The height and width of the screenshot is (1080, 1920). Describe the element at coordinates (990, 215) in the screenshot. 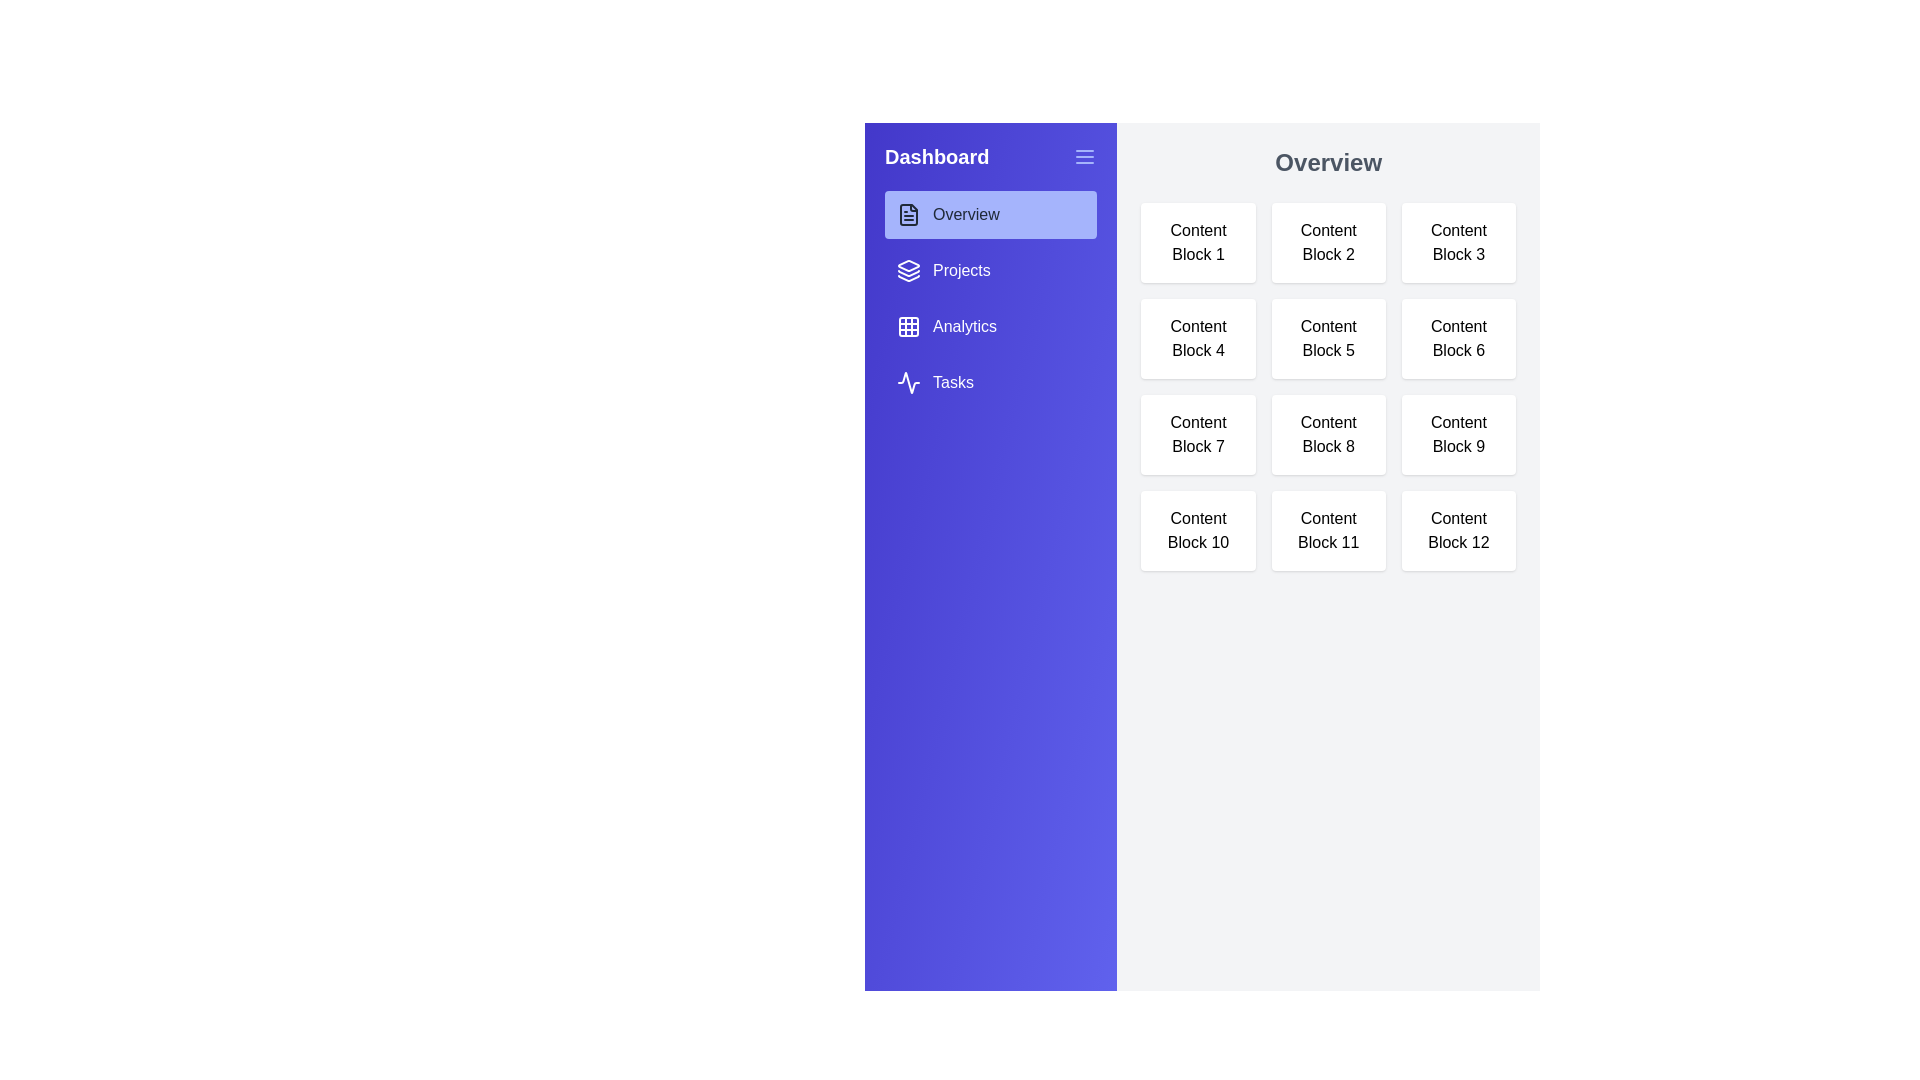

I see `the tab Overview from the sidebar menu` at that location.